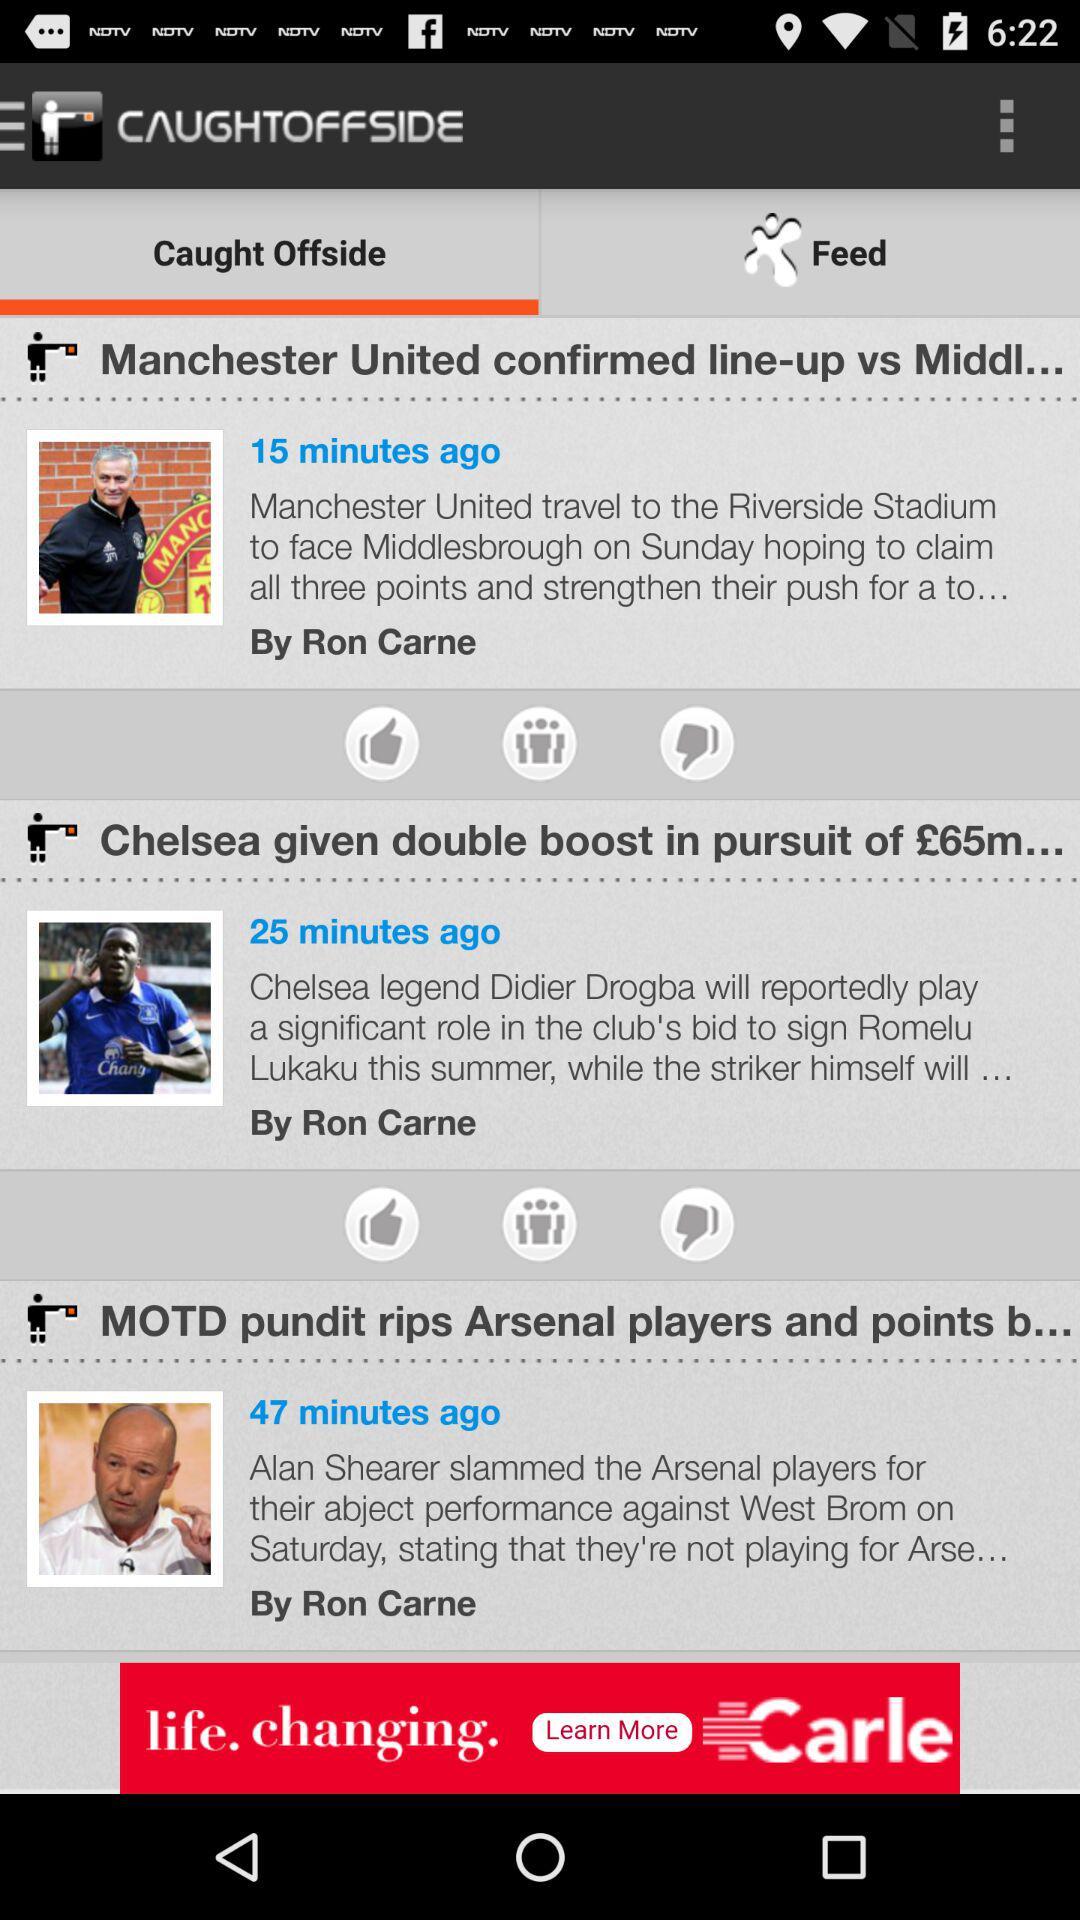  I want to click on story, so click(538, 742).